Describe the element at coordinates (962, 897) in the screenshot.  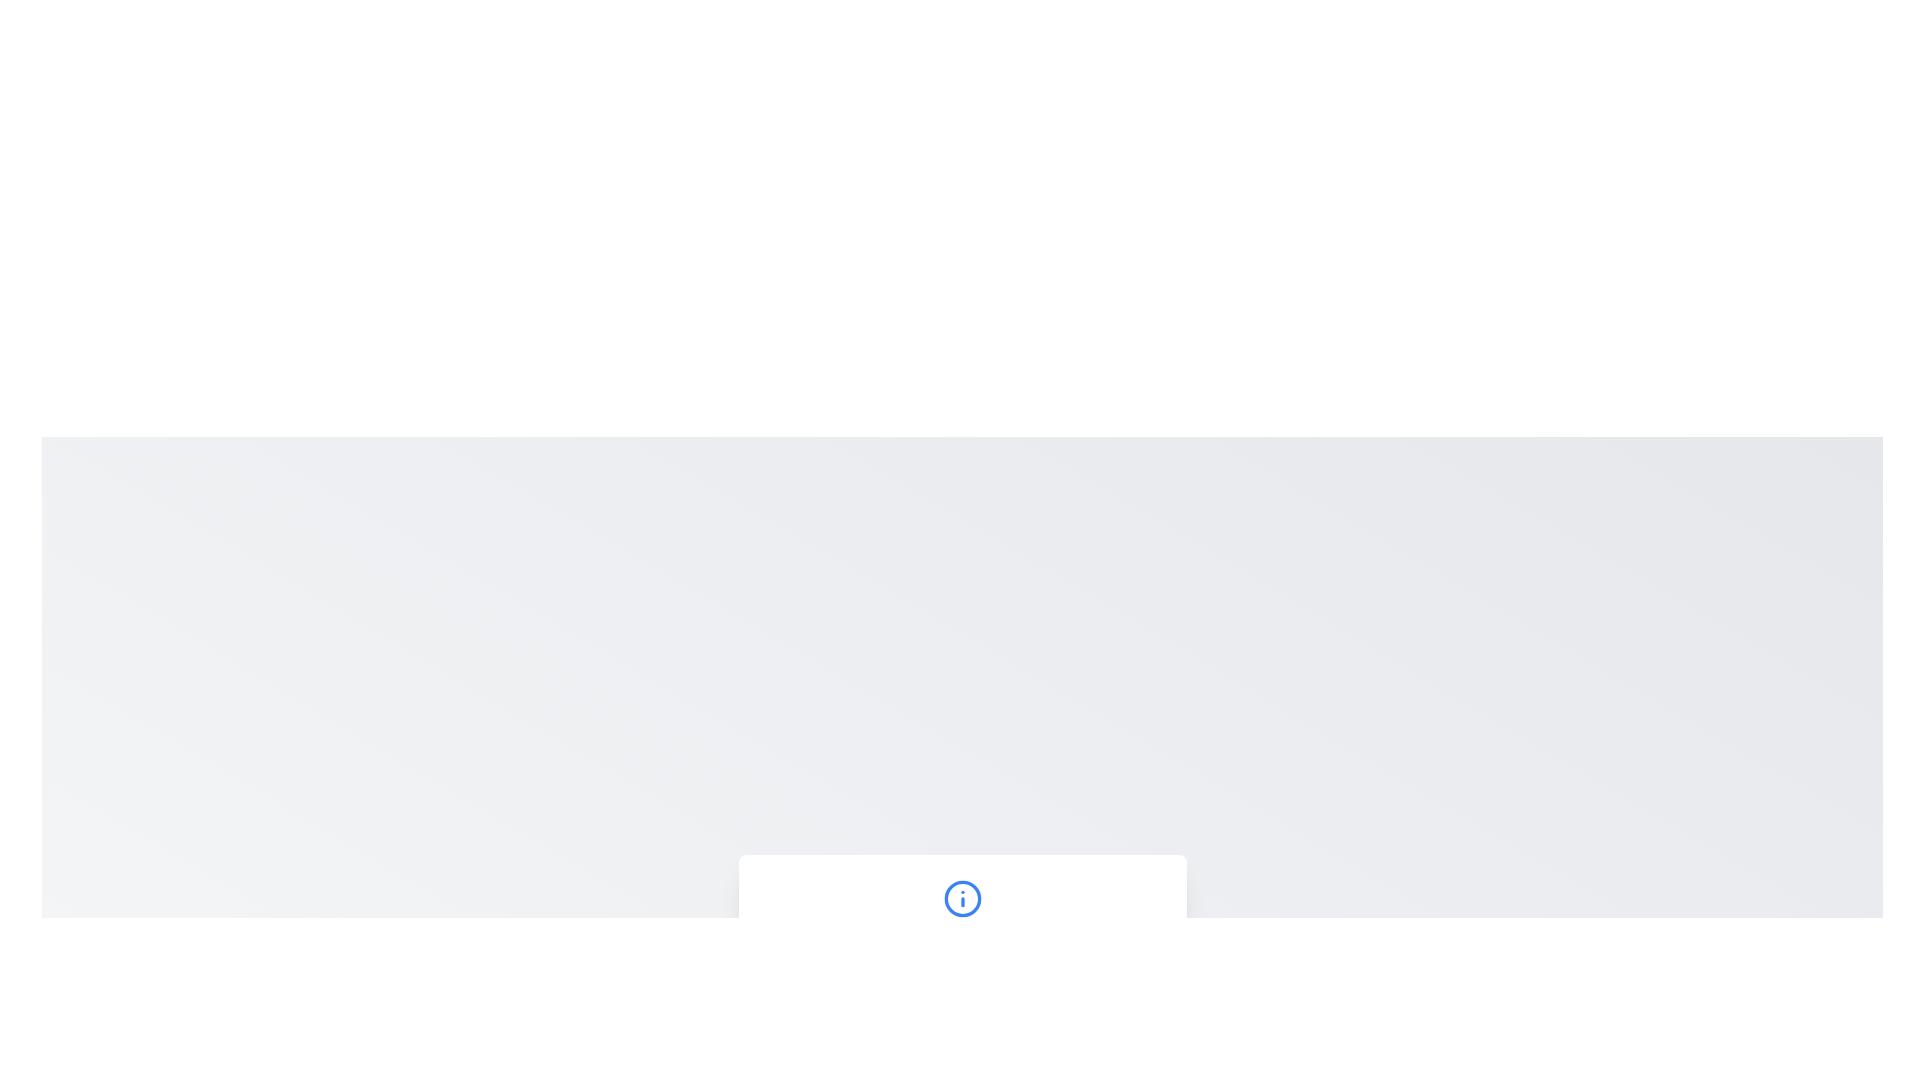
I see `the circular blue outlined icon with an 'i' symbol at its center, located below the heading 'Action Confirmation Required'` at that location.